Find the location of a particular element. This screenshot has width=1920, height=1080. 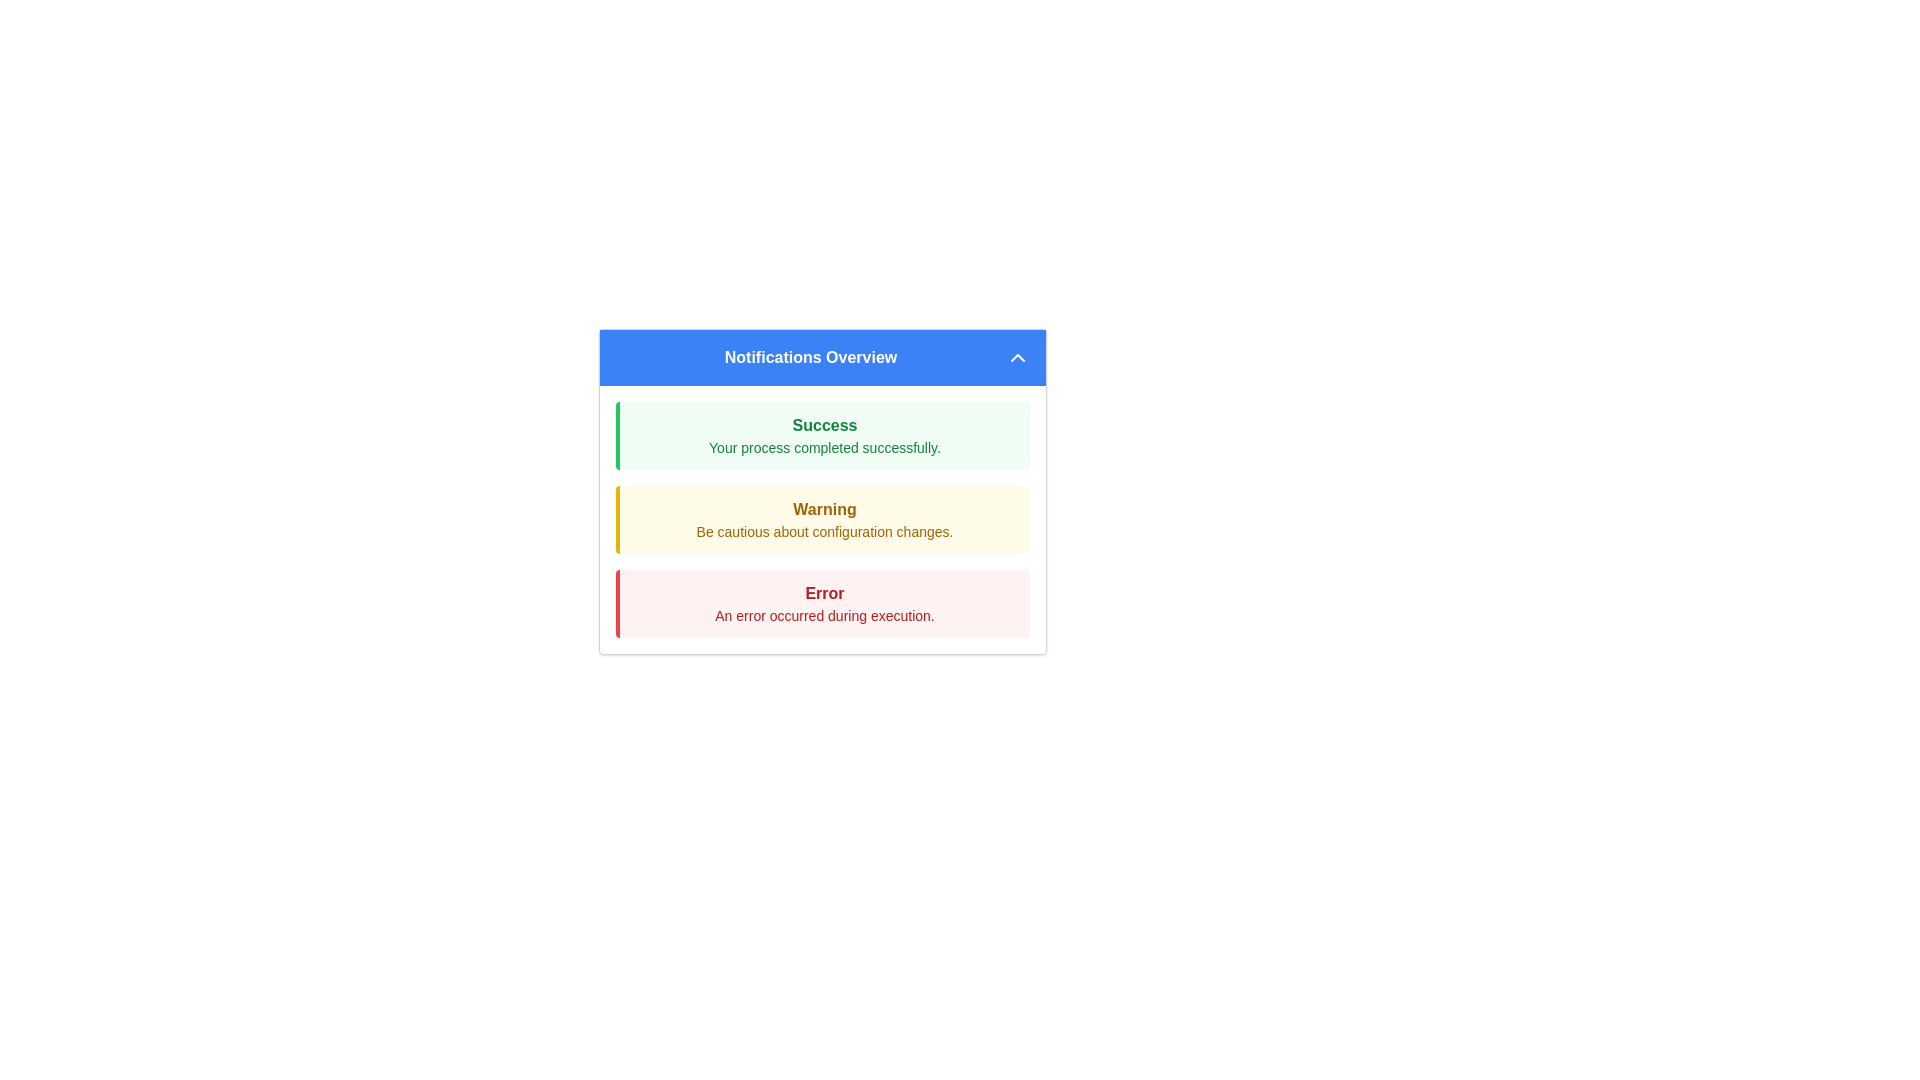

the error notification headline text label located at the top of the red notification box in the notification list is located at coordinates (825, 593).